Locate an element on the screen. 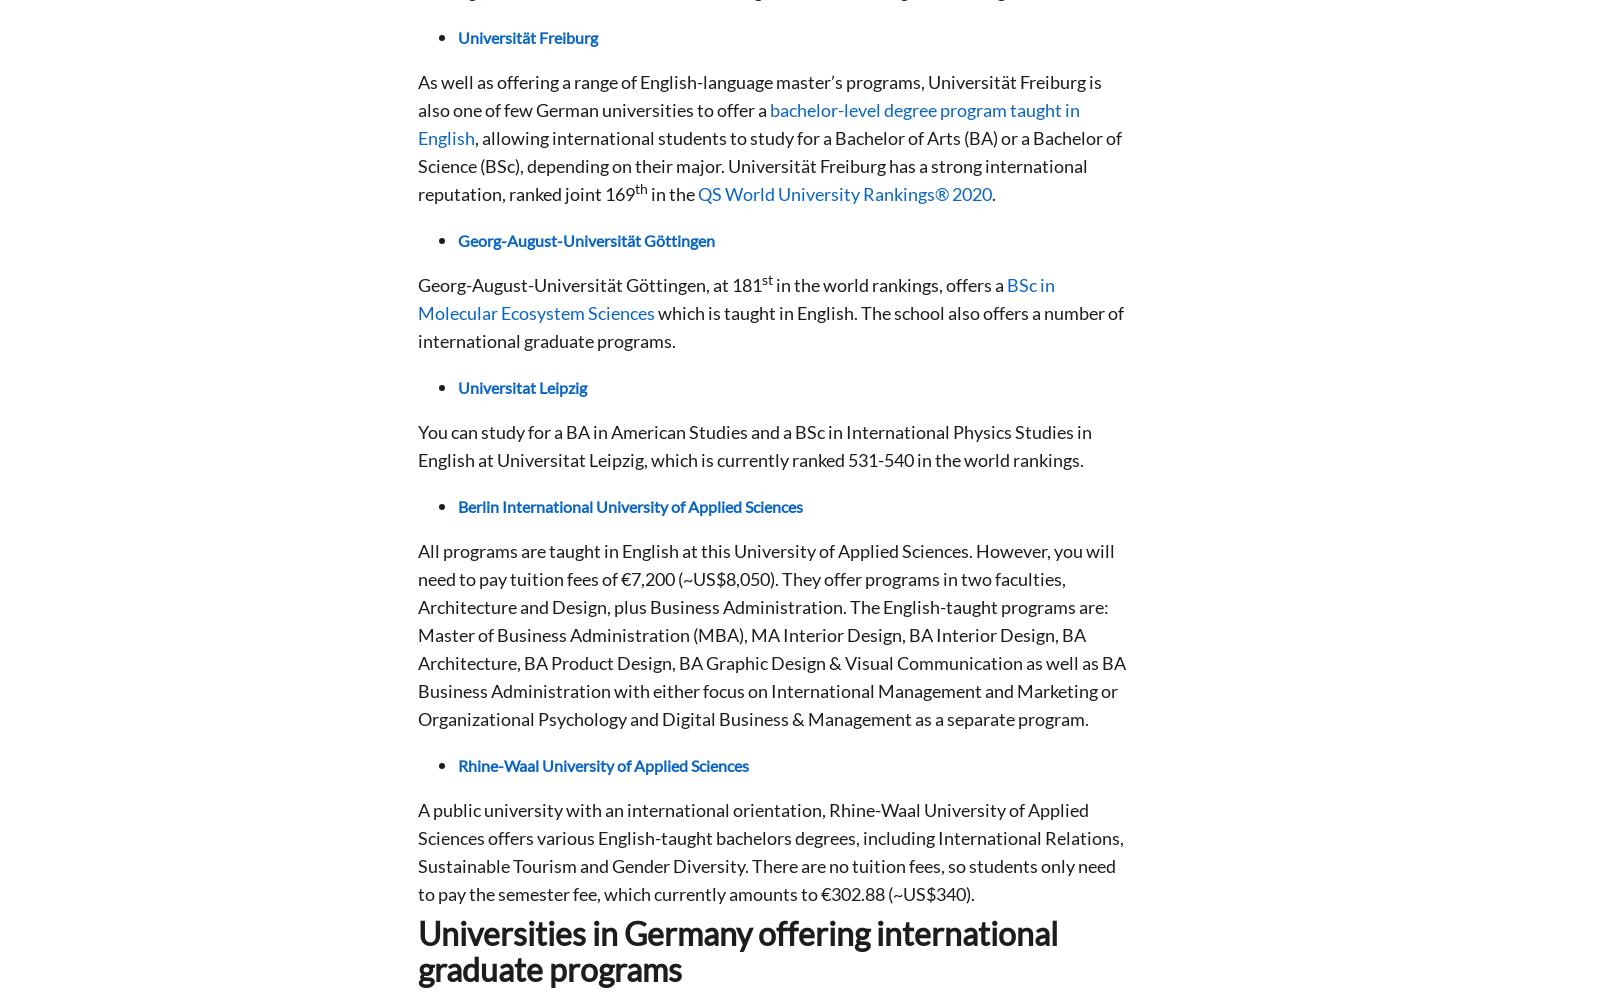  'As well as offering a range of English-language master’s programs, Universität Freiburg is also one of few German universities to offer a' is located at coordinates (760, 96).